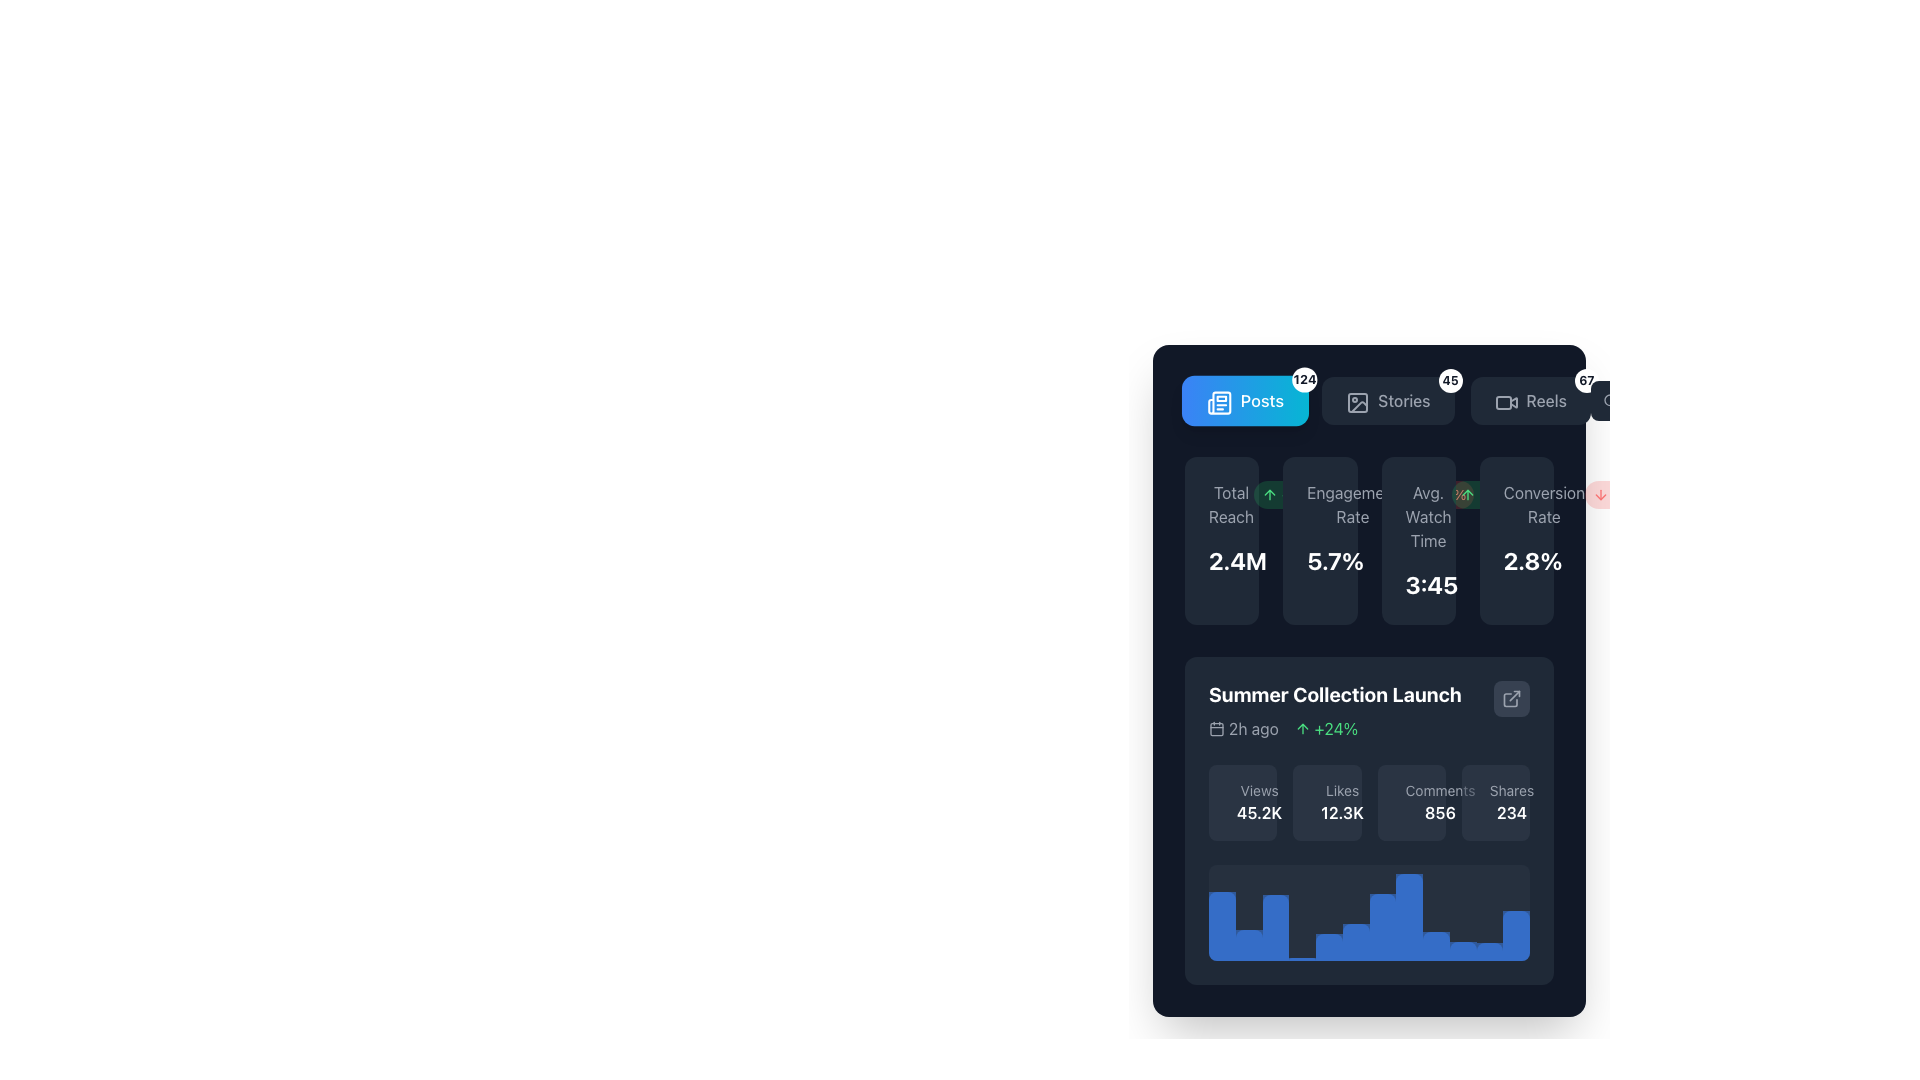  I want to click on the calendar icon, which is characterized by its box-like structure and grid-like pattern, located to the left of the text '2h ago', so click(1216, 729).